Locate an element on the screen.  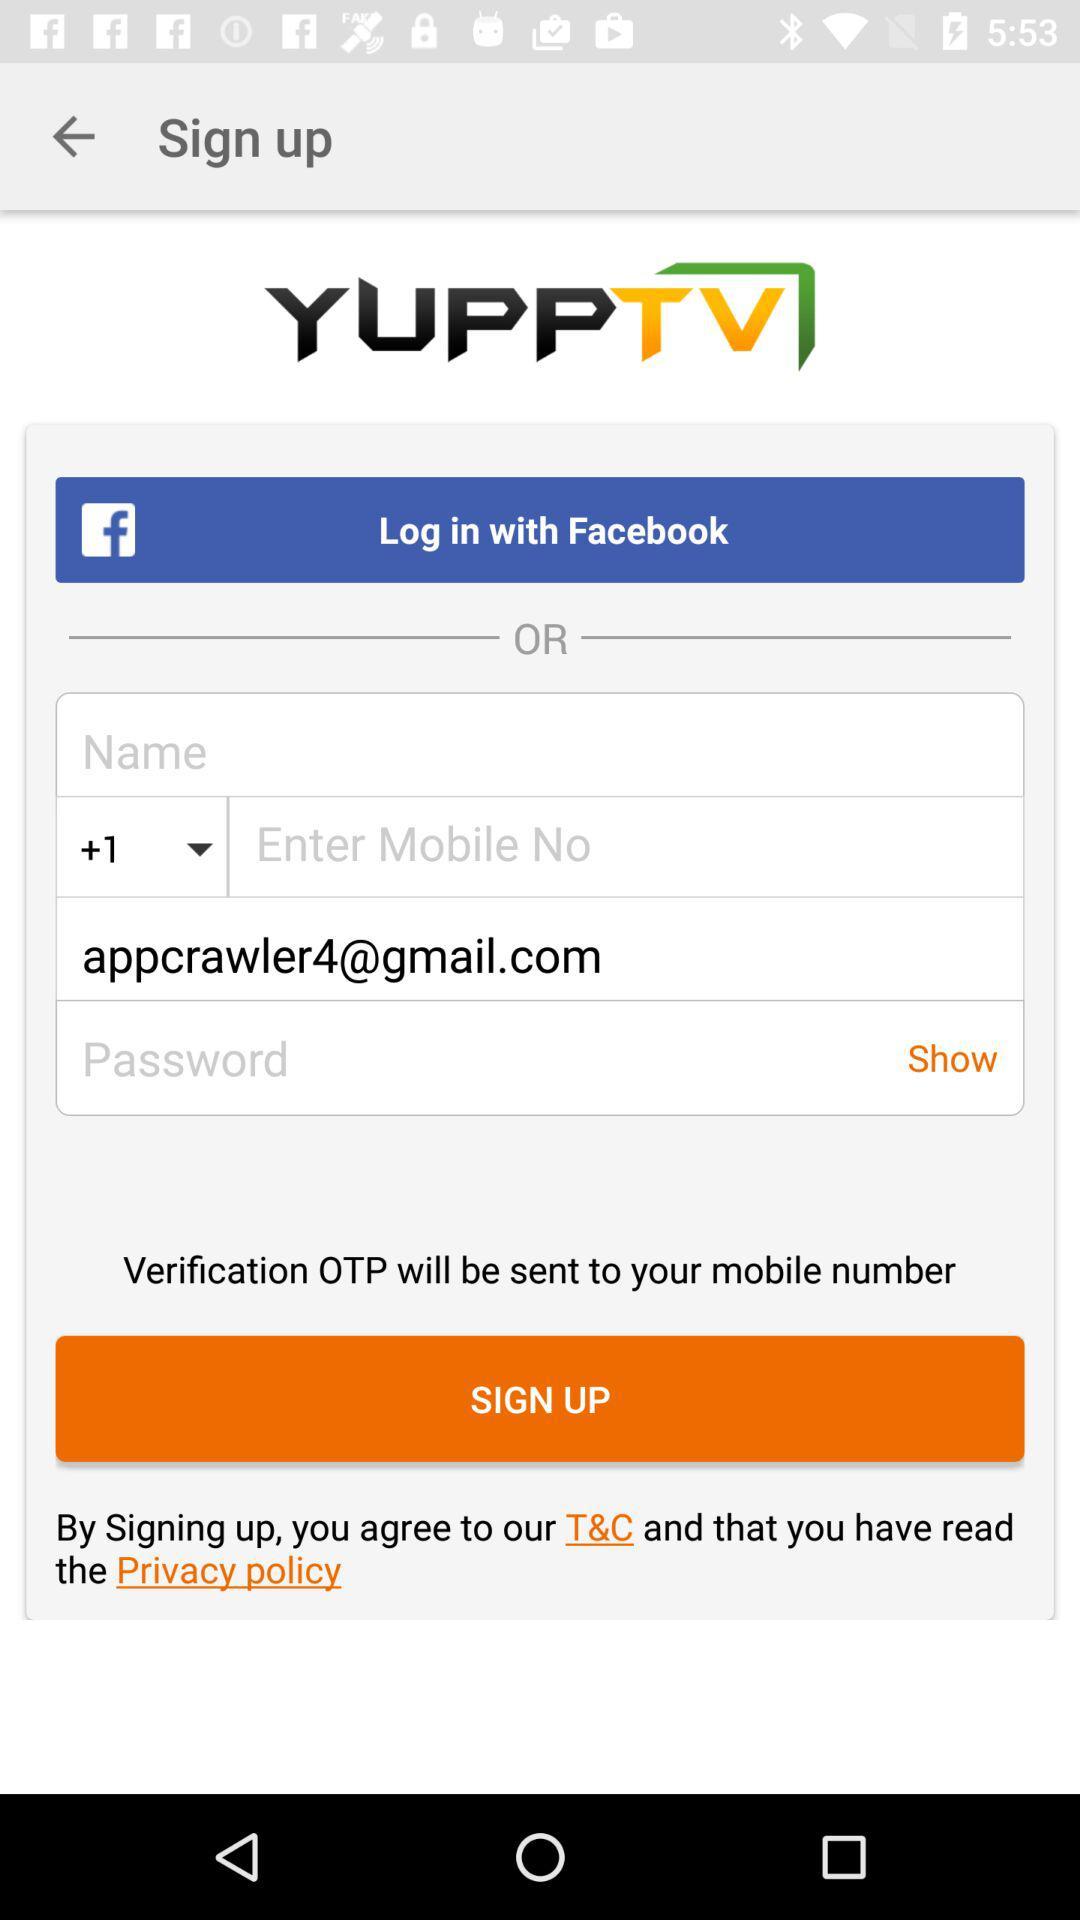
the app next to the sign up icon is located at coordinates (72, 135).